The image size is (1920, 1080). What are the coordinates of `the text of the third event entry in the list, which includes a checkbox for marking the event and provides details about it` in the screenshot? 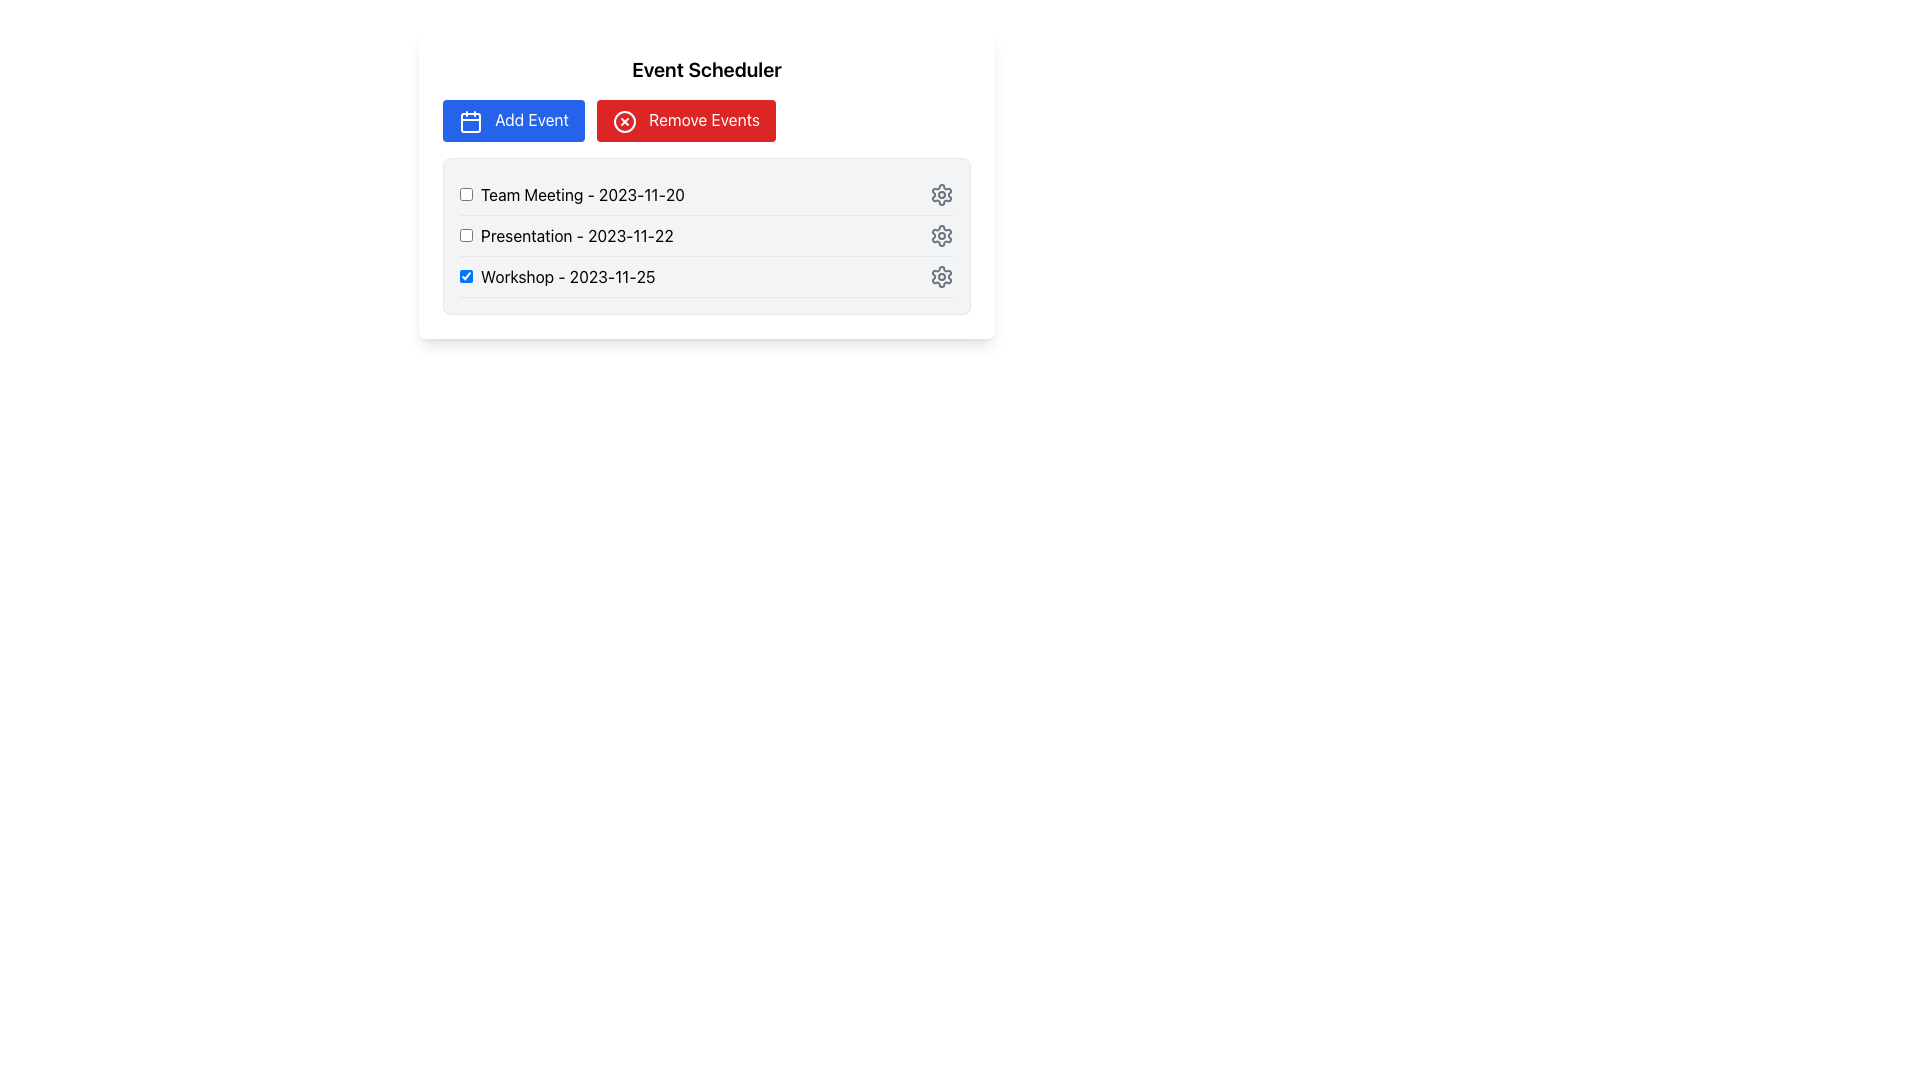 It's located at (557, 276).